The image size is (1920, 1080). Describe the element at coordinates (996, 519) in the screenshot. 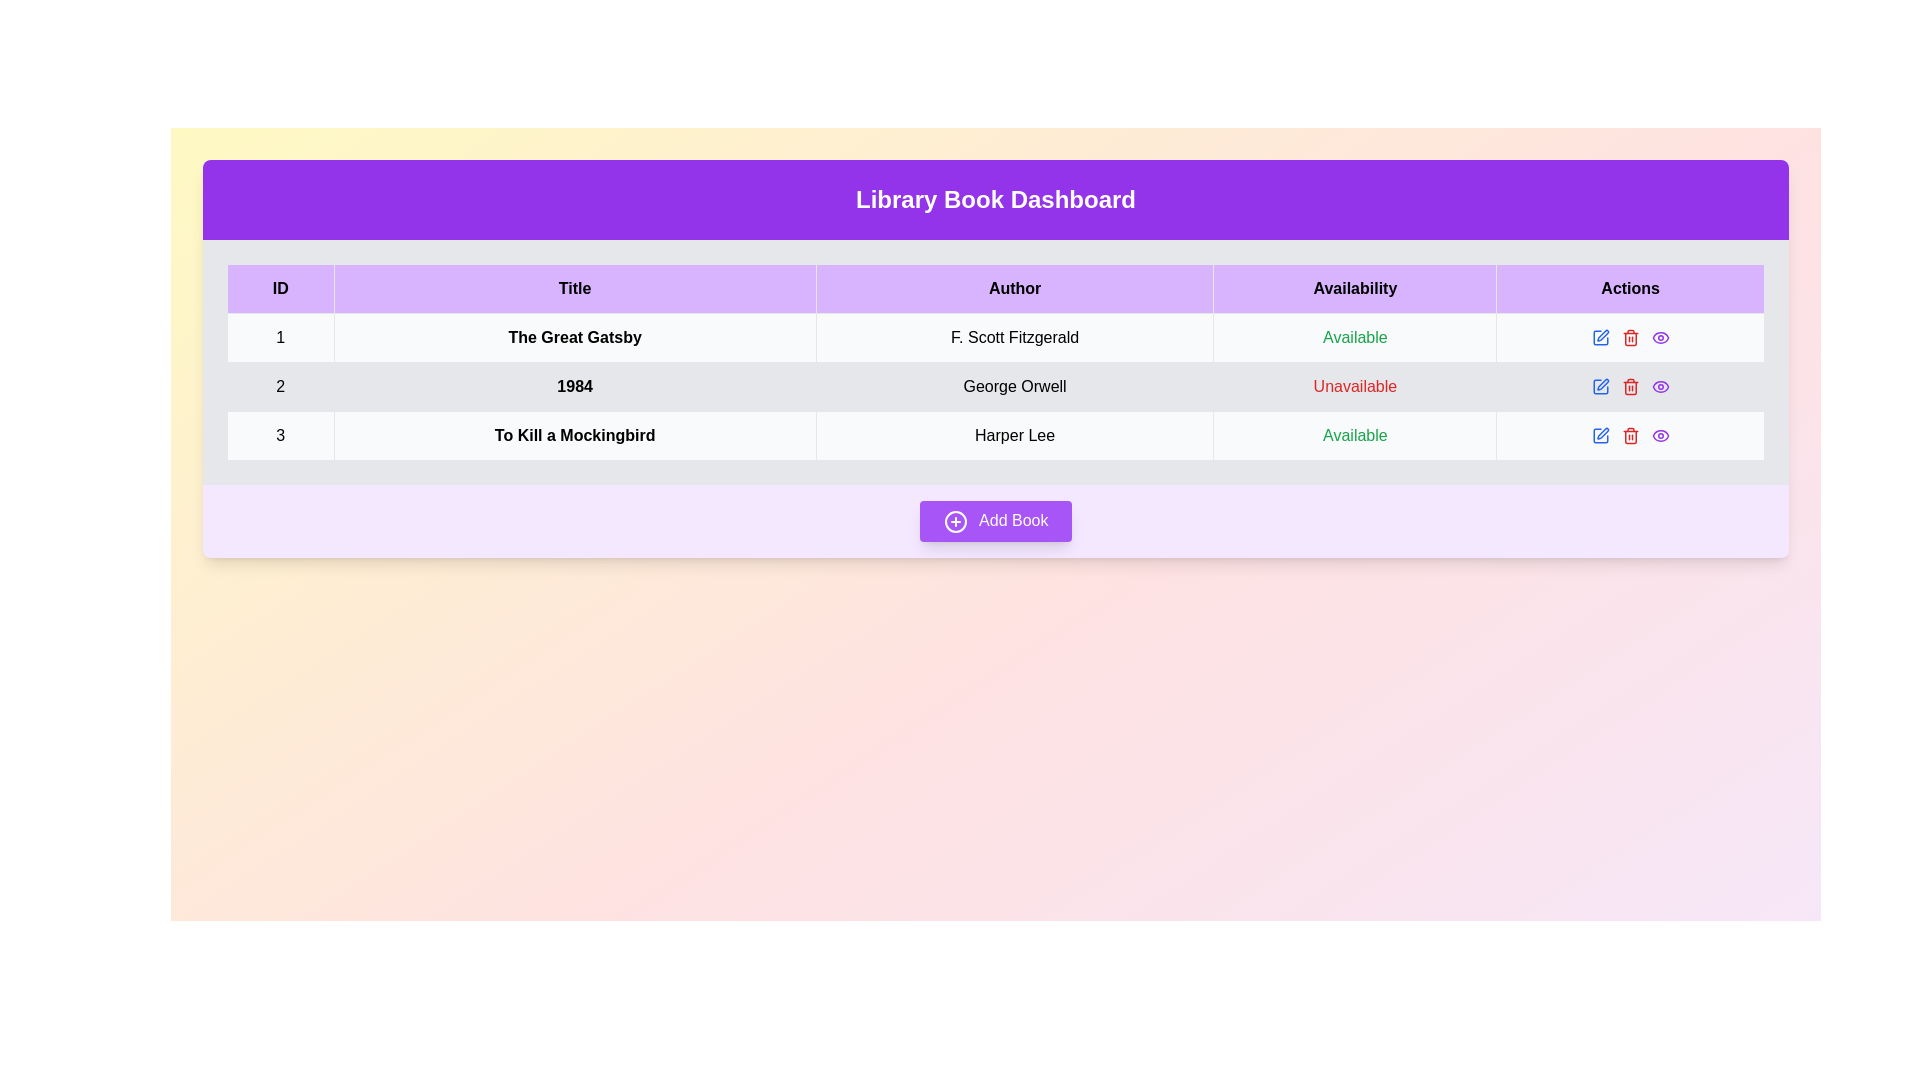

I see `the 'Add Book' button with a purple background and white text located at the bottom of the Library Book Dashboard` at that location.